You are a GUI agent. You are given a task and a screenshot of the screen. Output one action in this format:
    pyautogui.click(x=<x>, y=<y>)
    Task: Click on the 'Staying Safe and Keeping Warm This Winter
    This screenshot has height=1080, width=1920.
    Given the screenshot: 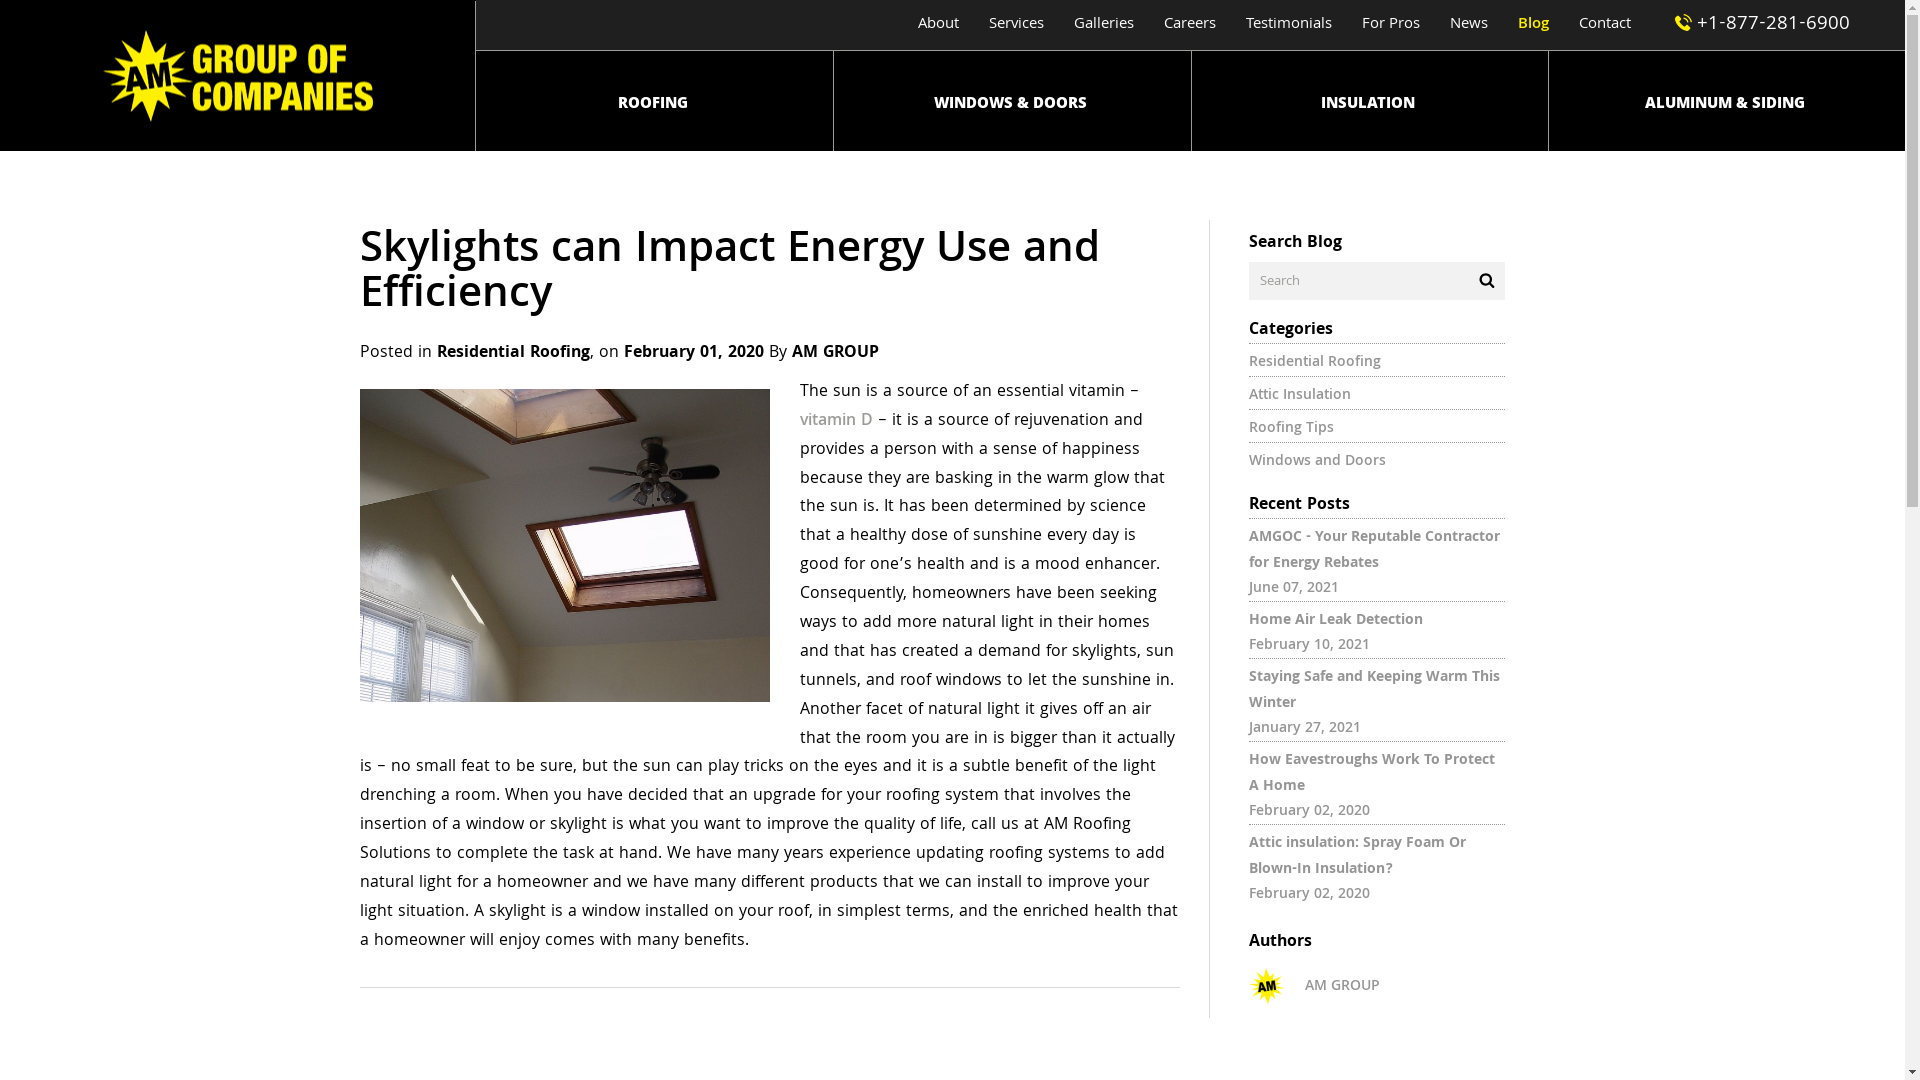 What is the action you would take?
    pyautogui.click(x=1376, y=698)
    